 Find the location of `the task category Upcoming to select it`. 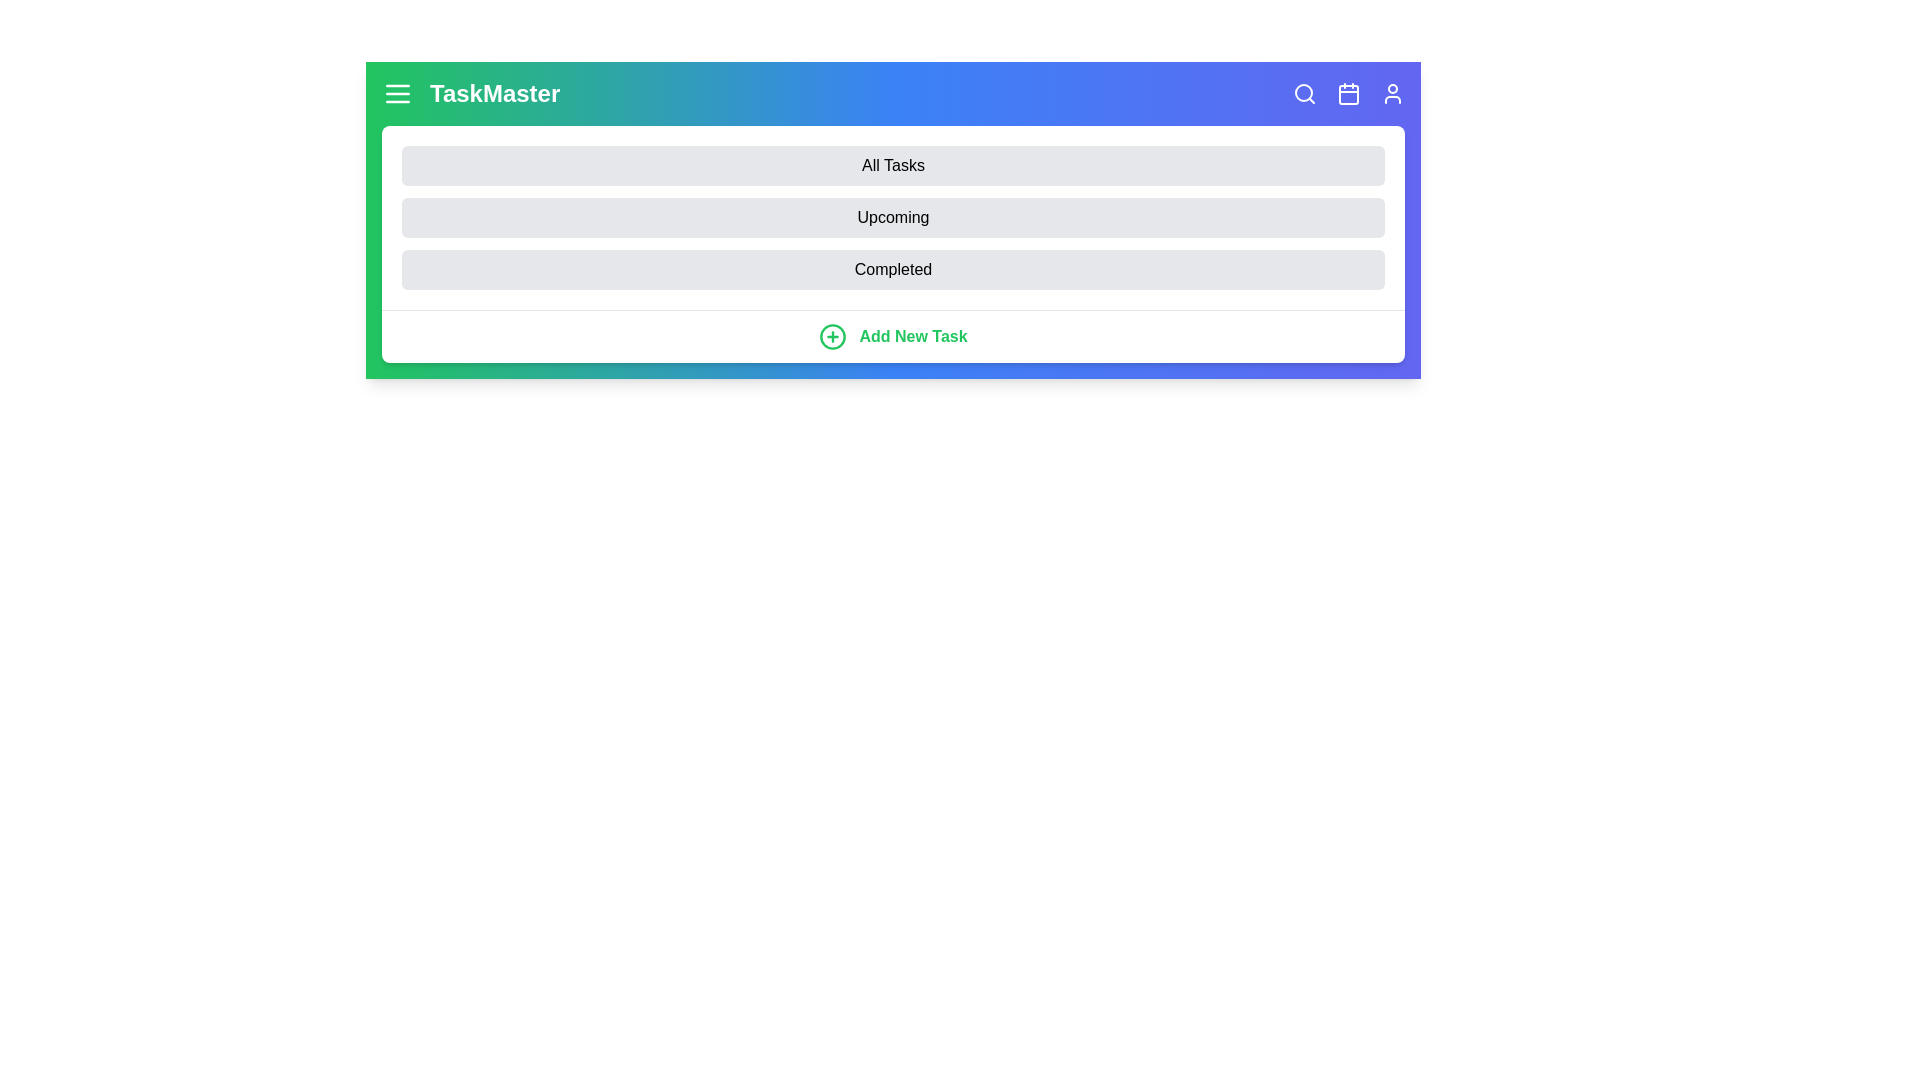

the task category Upcoming to select it is located at coordinates (892, 218).